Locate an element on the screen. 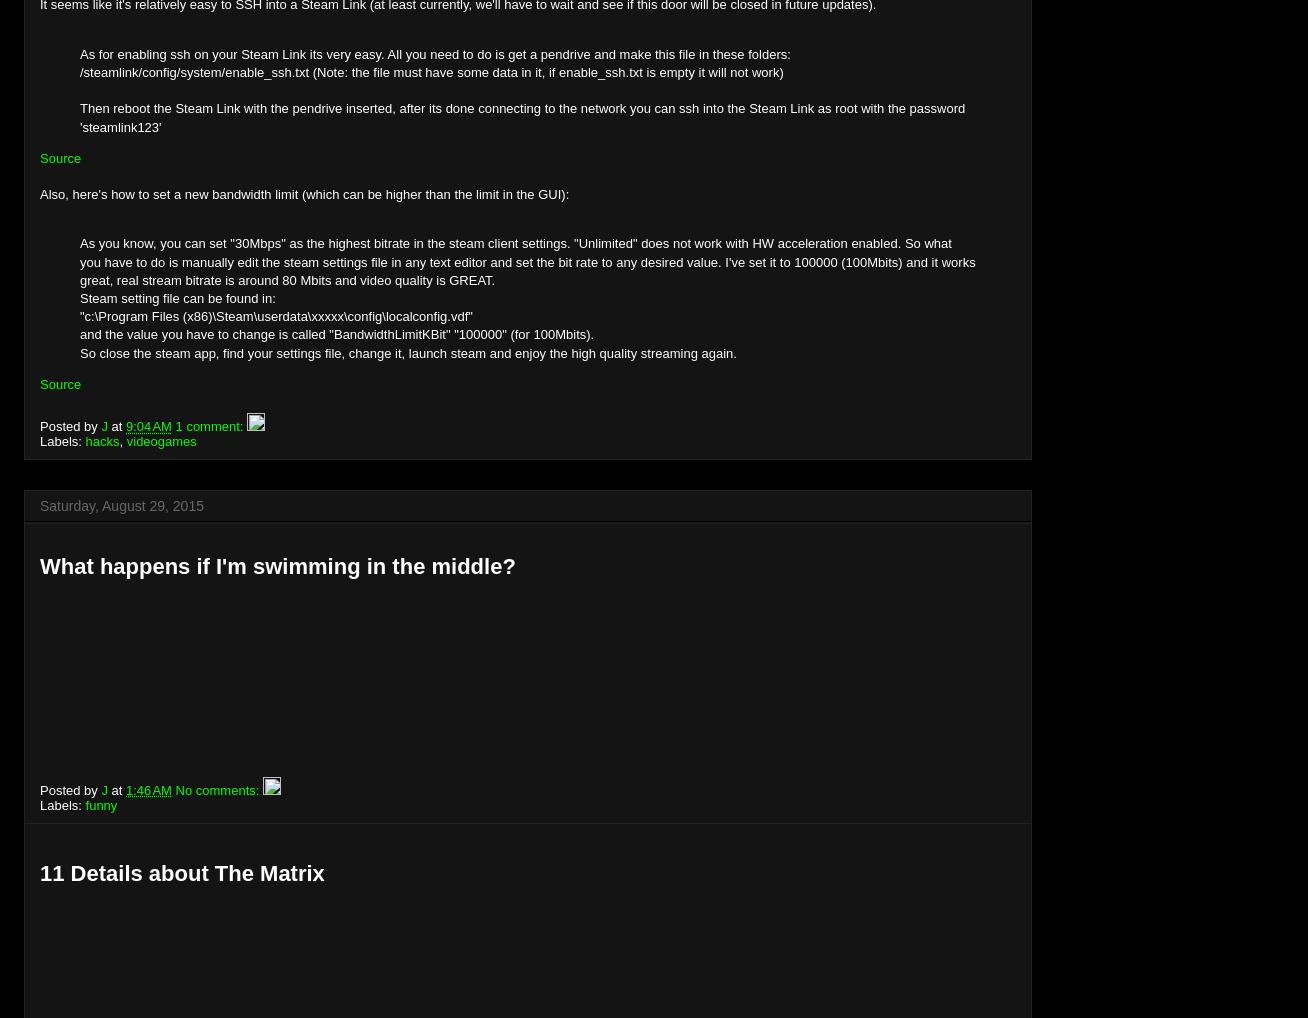 Image resolution: width=1308 pixels, height=1018 pixels. 'So close the steam app, find your settings file, change it, launch steam and enjoy the high quality streaming again.' is located at coordinates (407, 351).